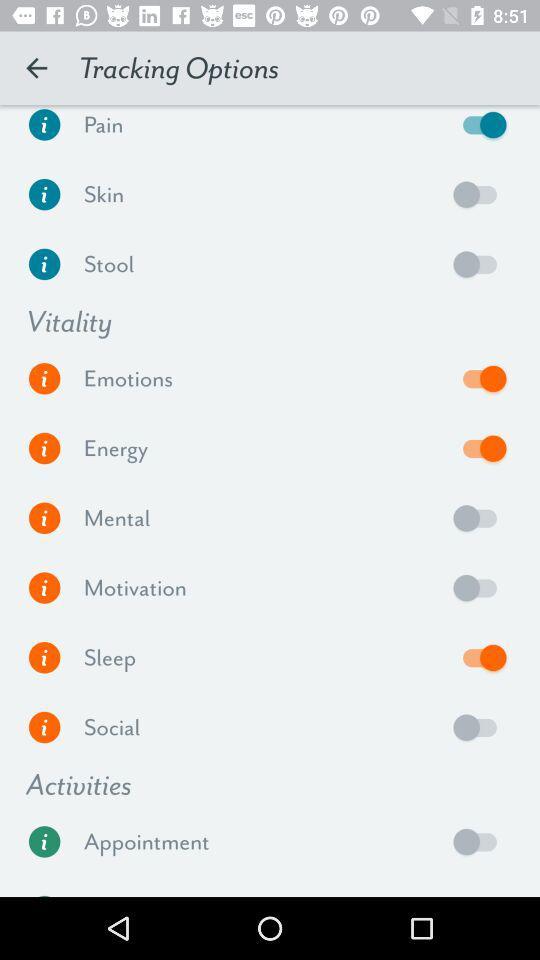 This screenshot has width=540, height=960. I want to click on more information, so click(44, 656).